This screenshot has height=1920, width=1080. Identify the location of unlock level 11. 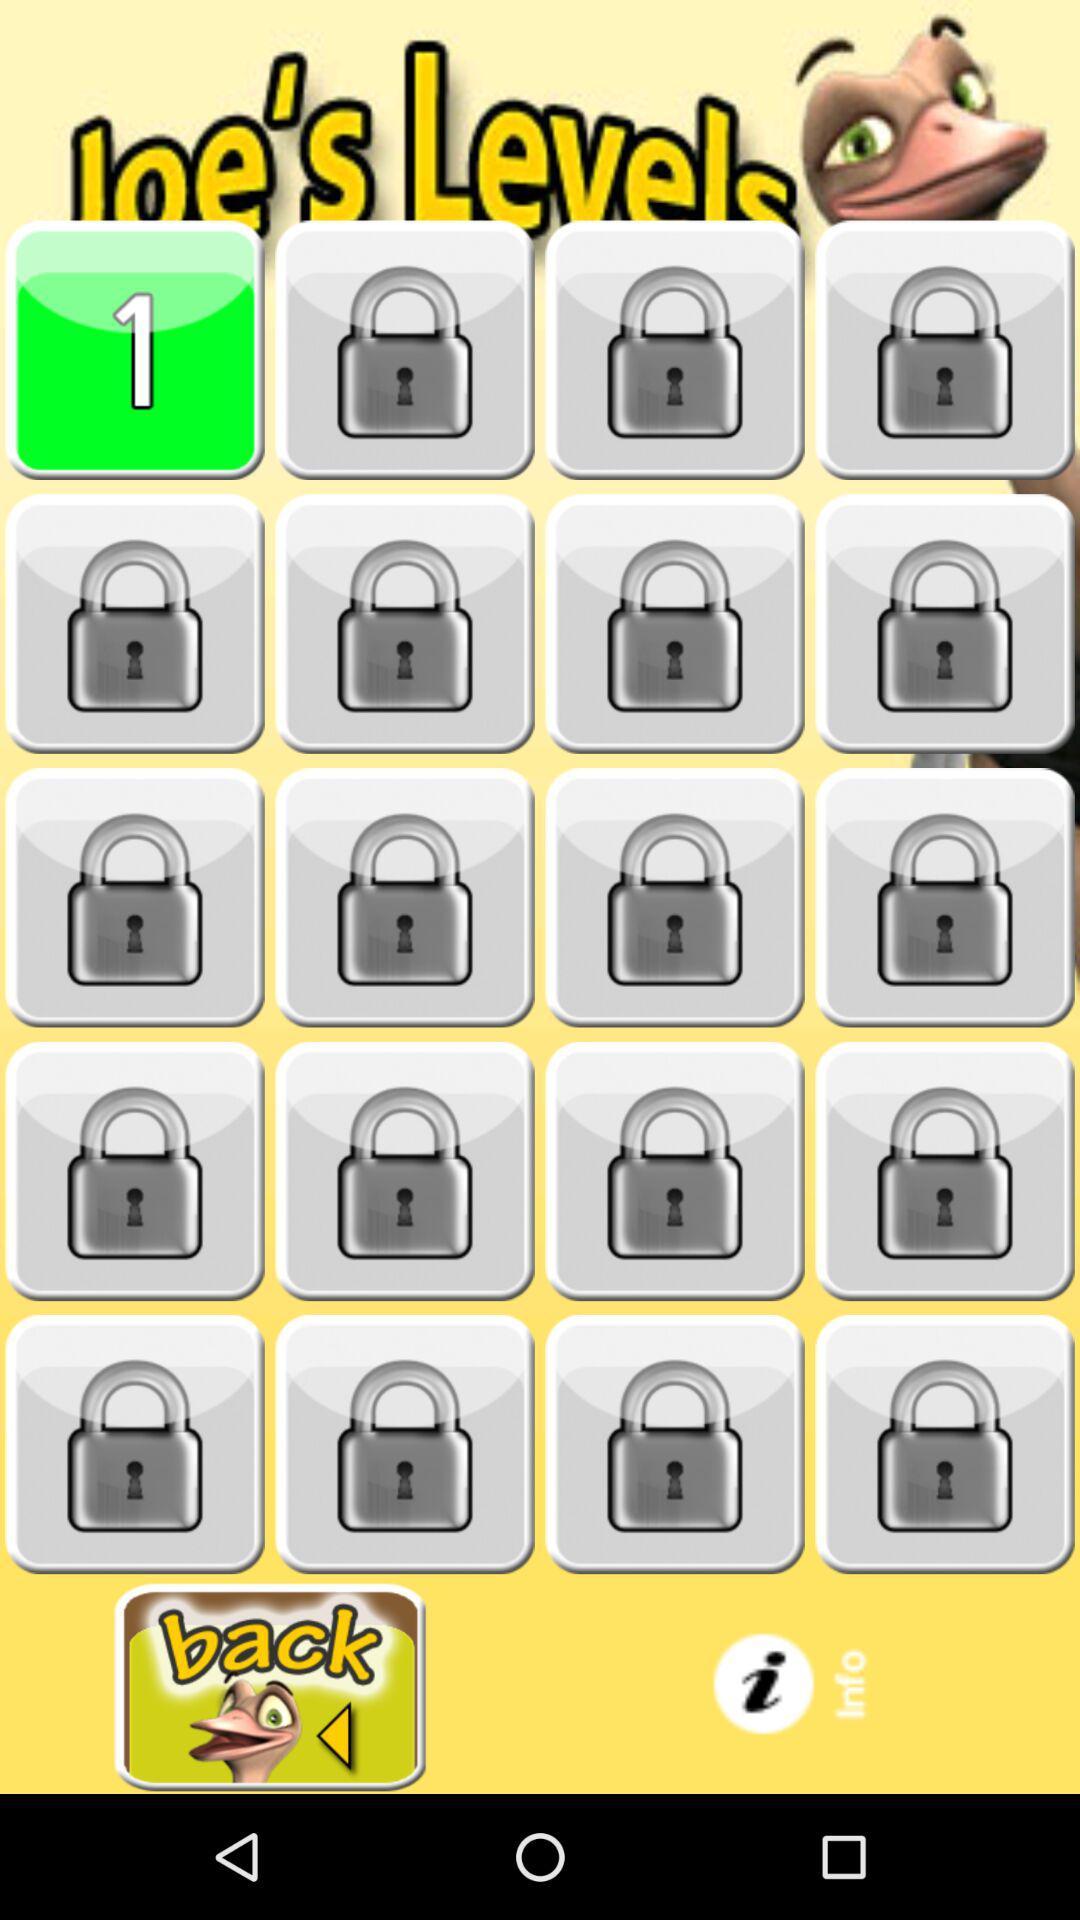
(675, 897).